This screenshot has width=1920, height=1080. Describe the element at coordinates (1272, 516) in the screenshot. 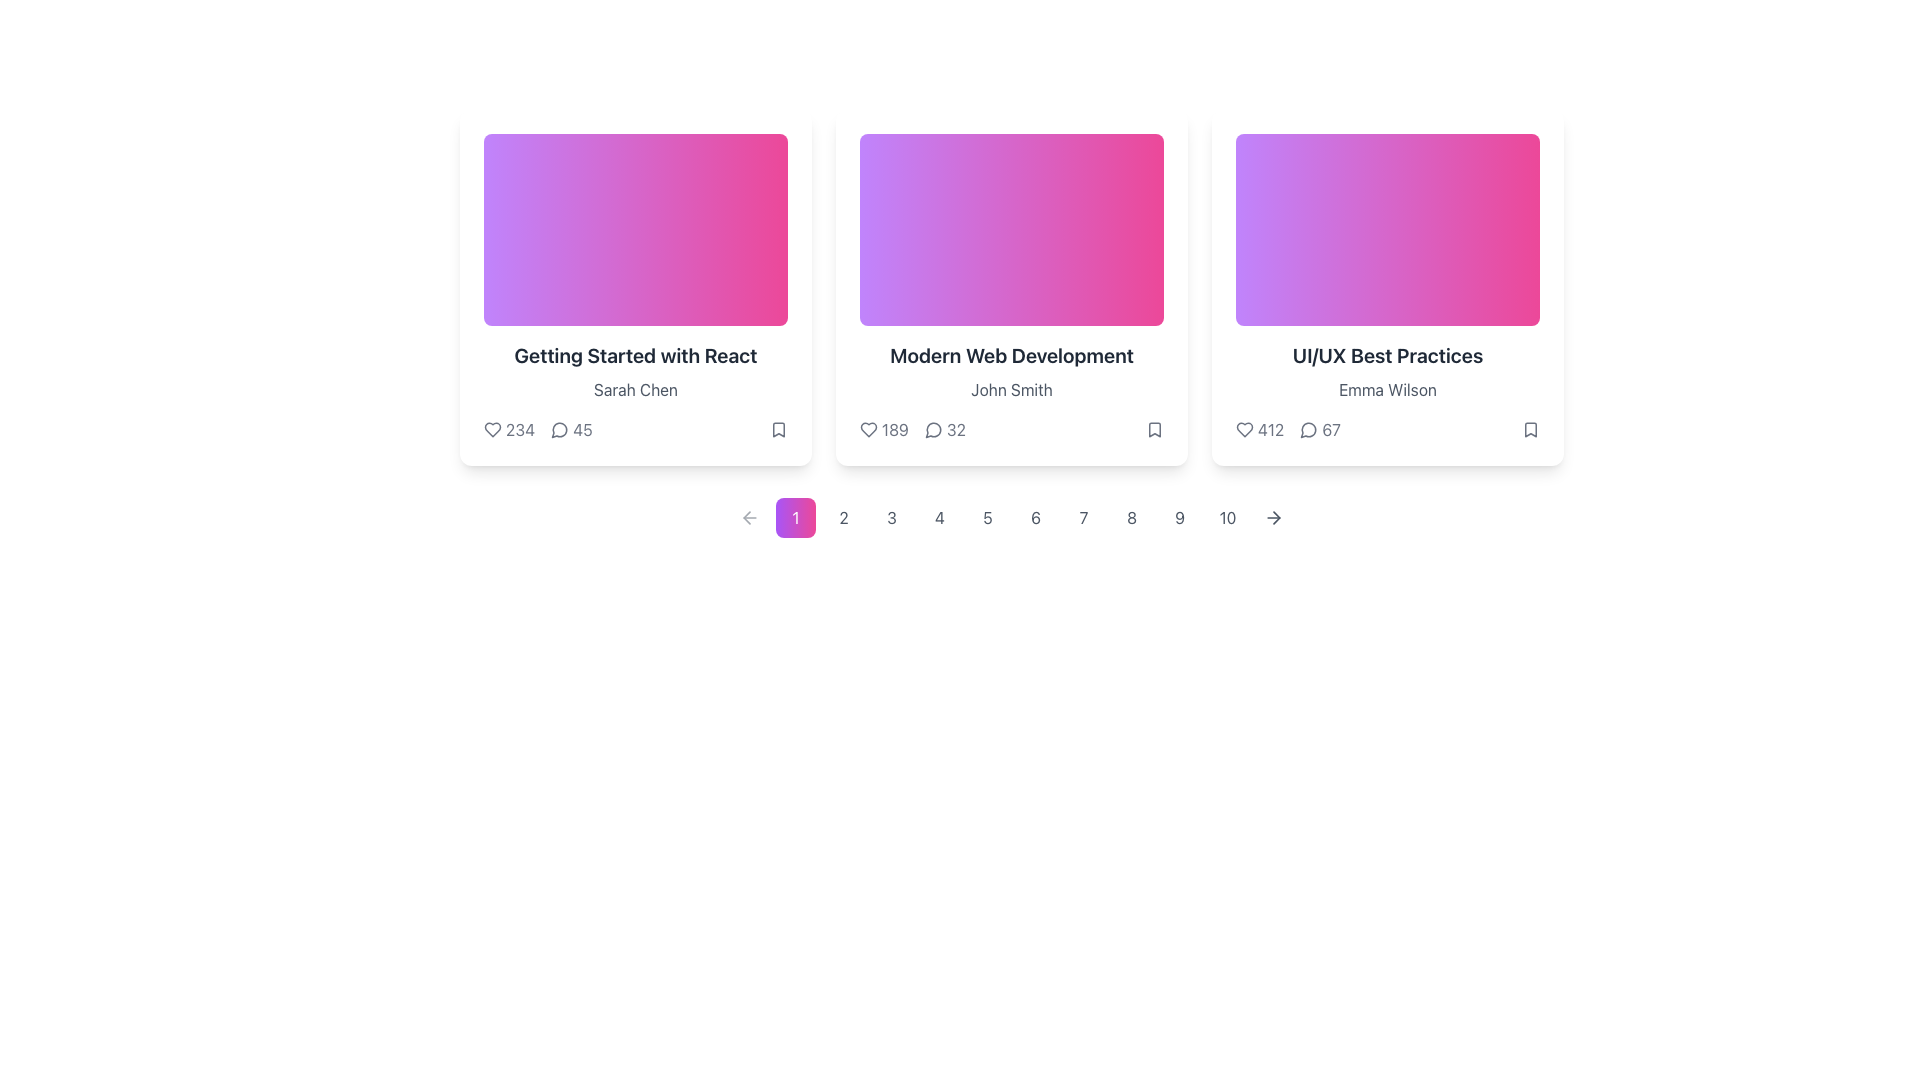

I see `the forward navigation button, which is a gray arrow icon pointing to the right, located to the right of the number '10' in the pagination control bar` at that location.